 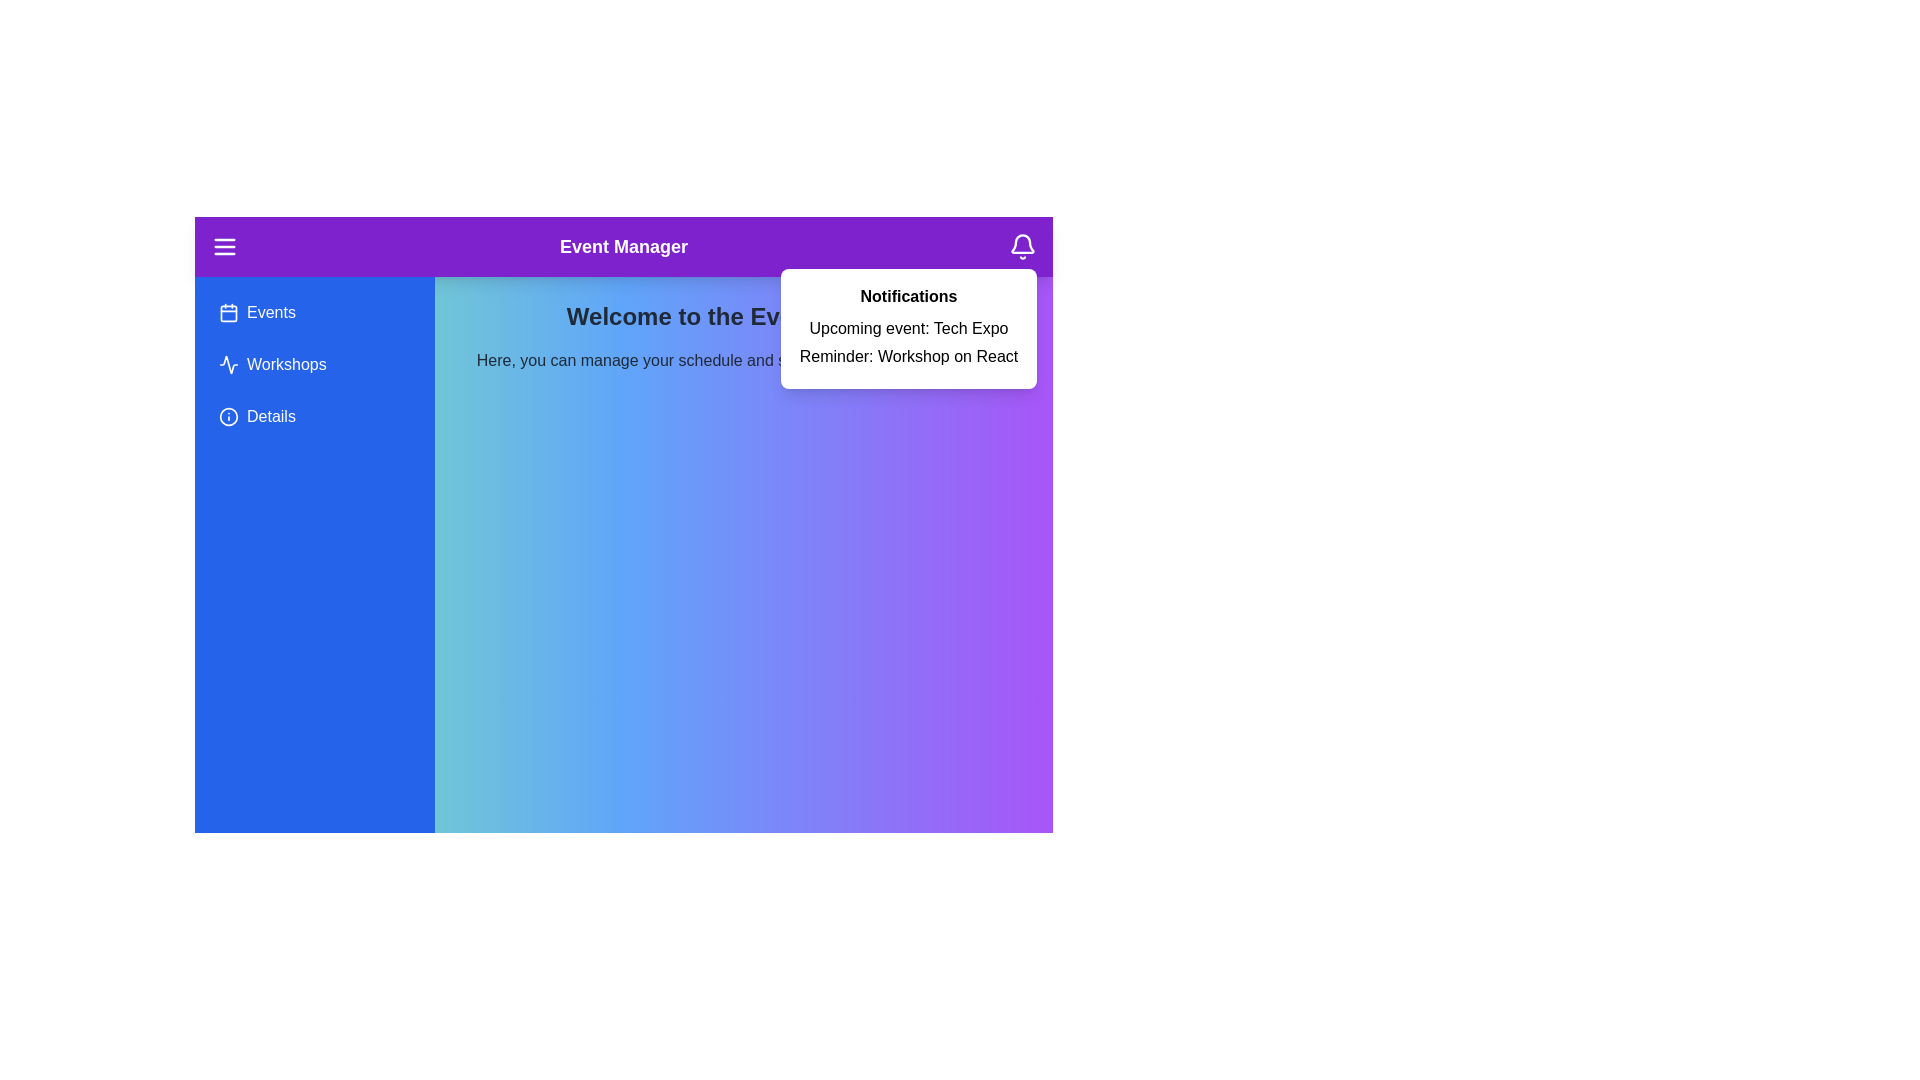 What do you see at coordinates (314, 312) in the screenshot?
I see `the sidebar menu item Events to interact with it` at bounding box center [314, 312].